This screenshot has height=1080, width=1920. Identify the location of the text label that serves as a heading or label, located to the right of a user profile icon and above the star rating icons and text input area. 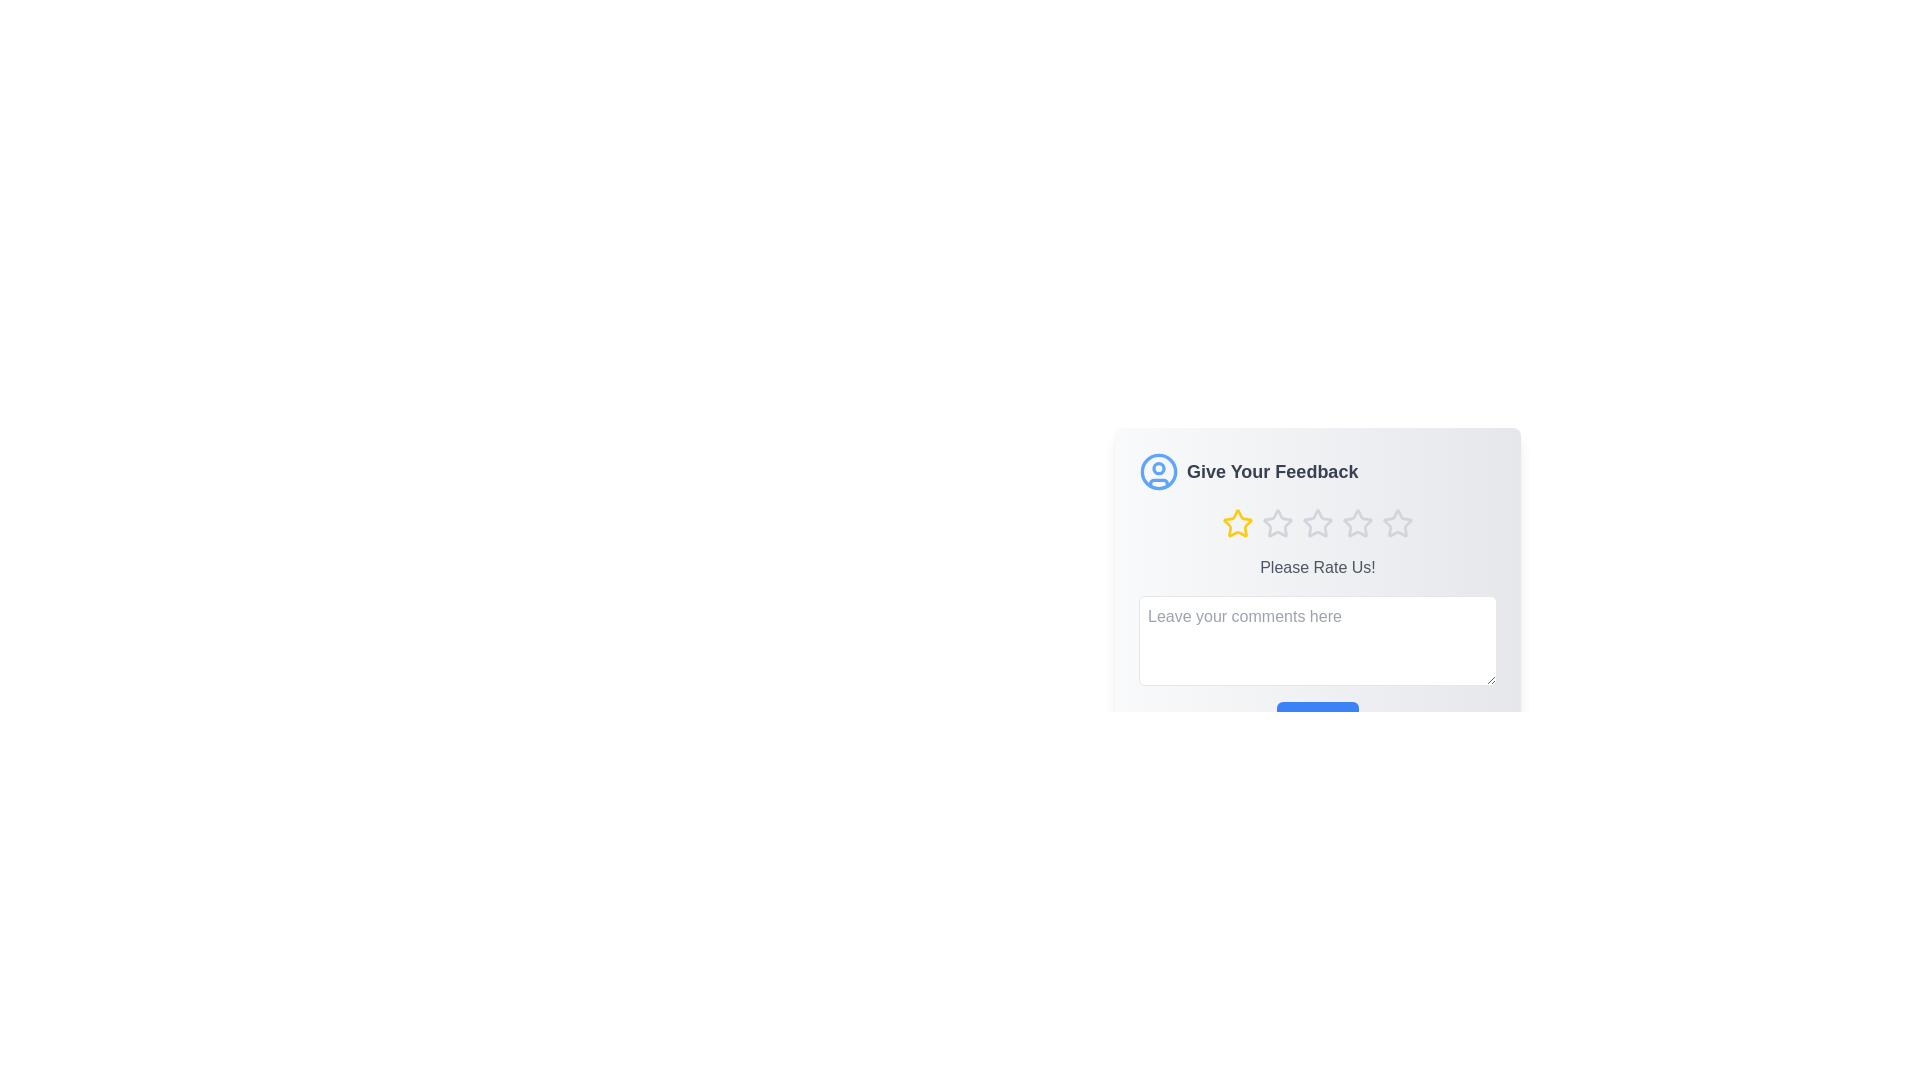
(1271, 471).